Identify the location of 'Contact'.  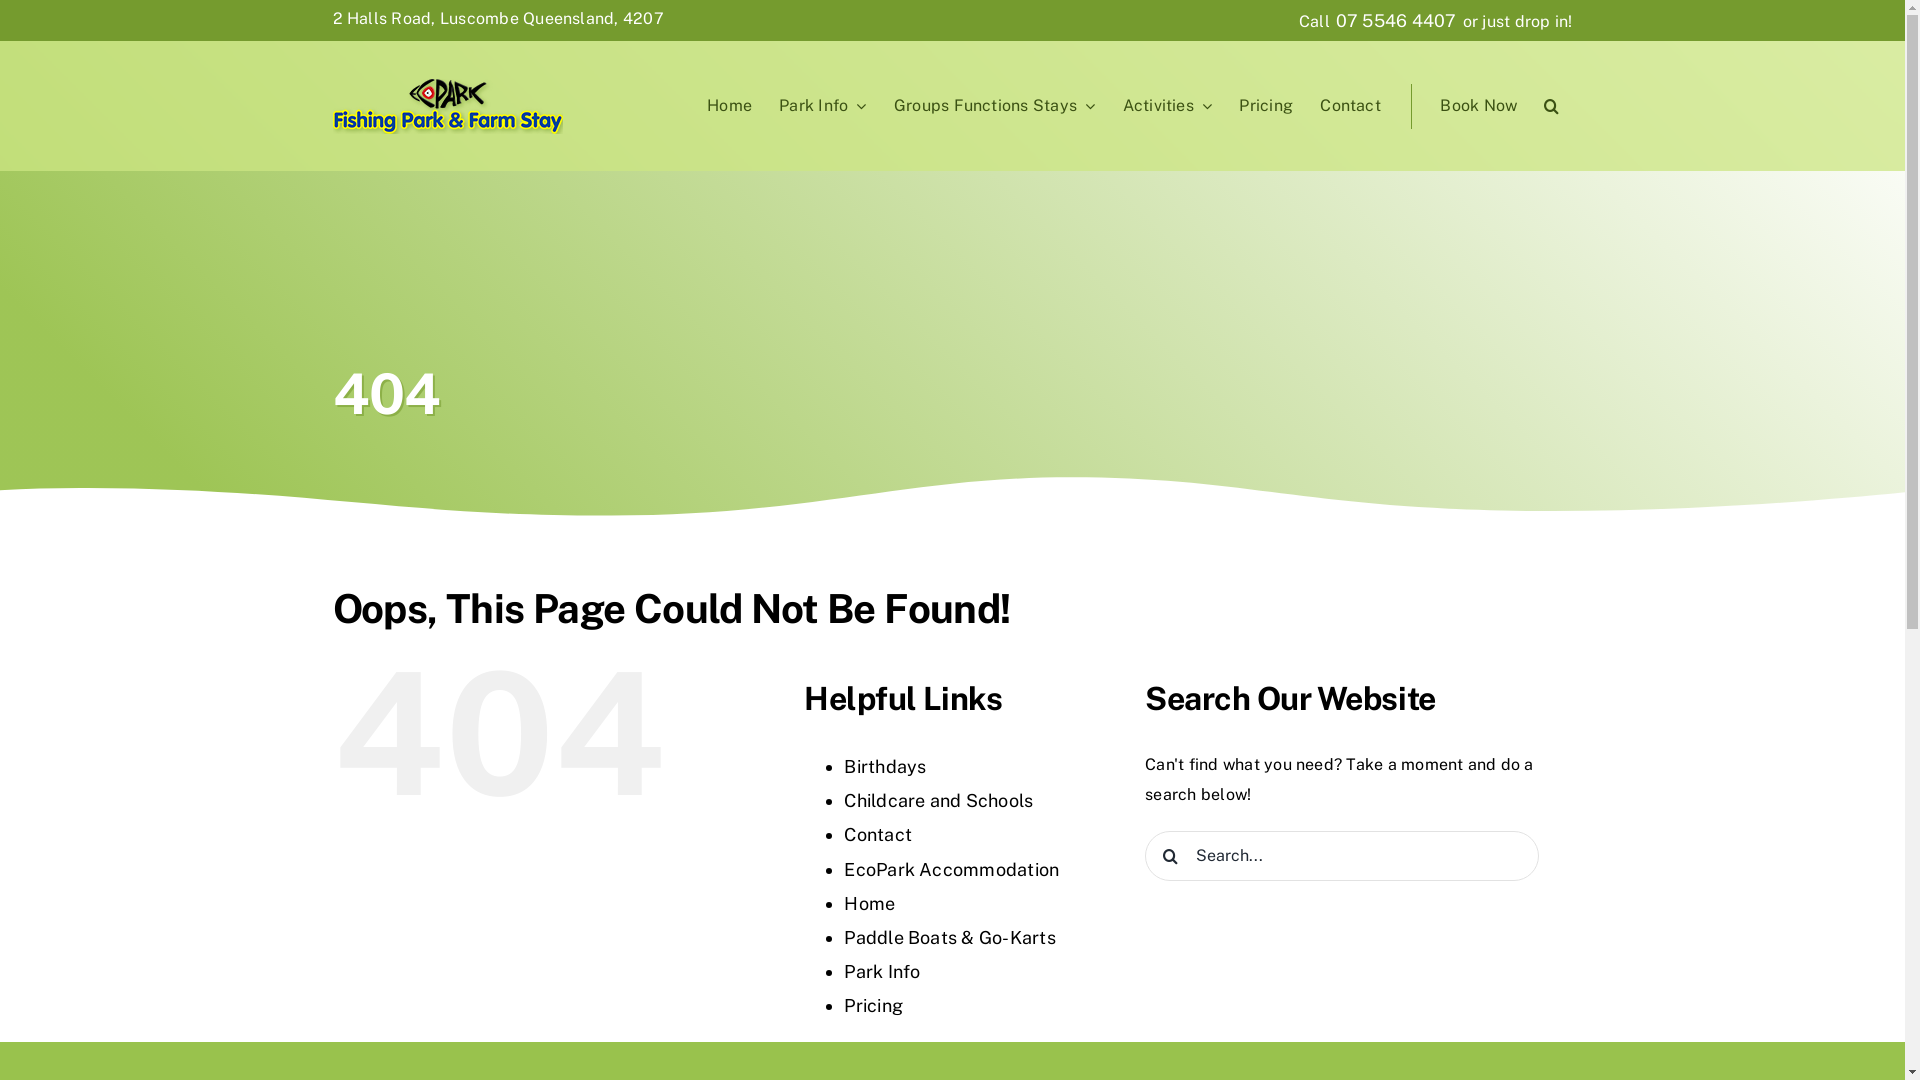
(1349, 106).